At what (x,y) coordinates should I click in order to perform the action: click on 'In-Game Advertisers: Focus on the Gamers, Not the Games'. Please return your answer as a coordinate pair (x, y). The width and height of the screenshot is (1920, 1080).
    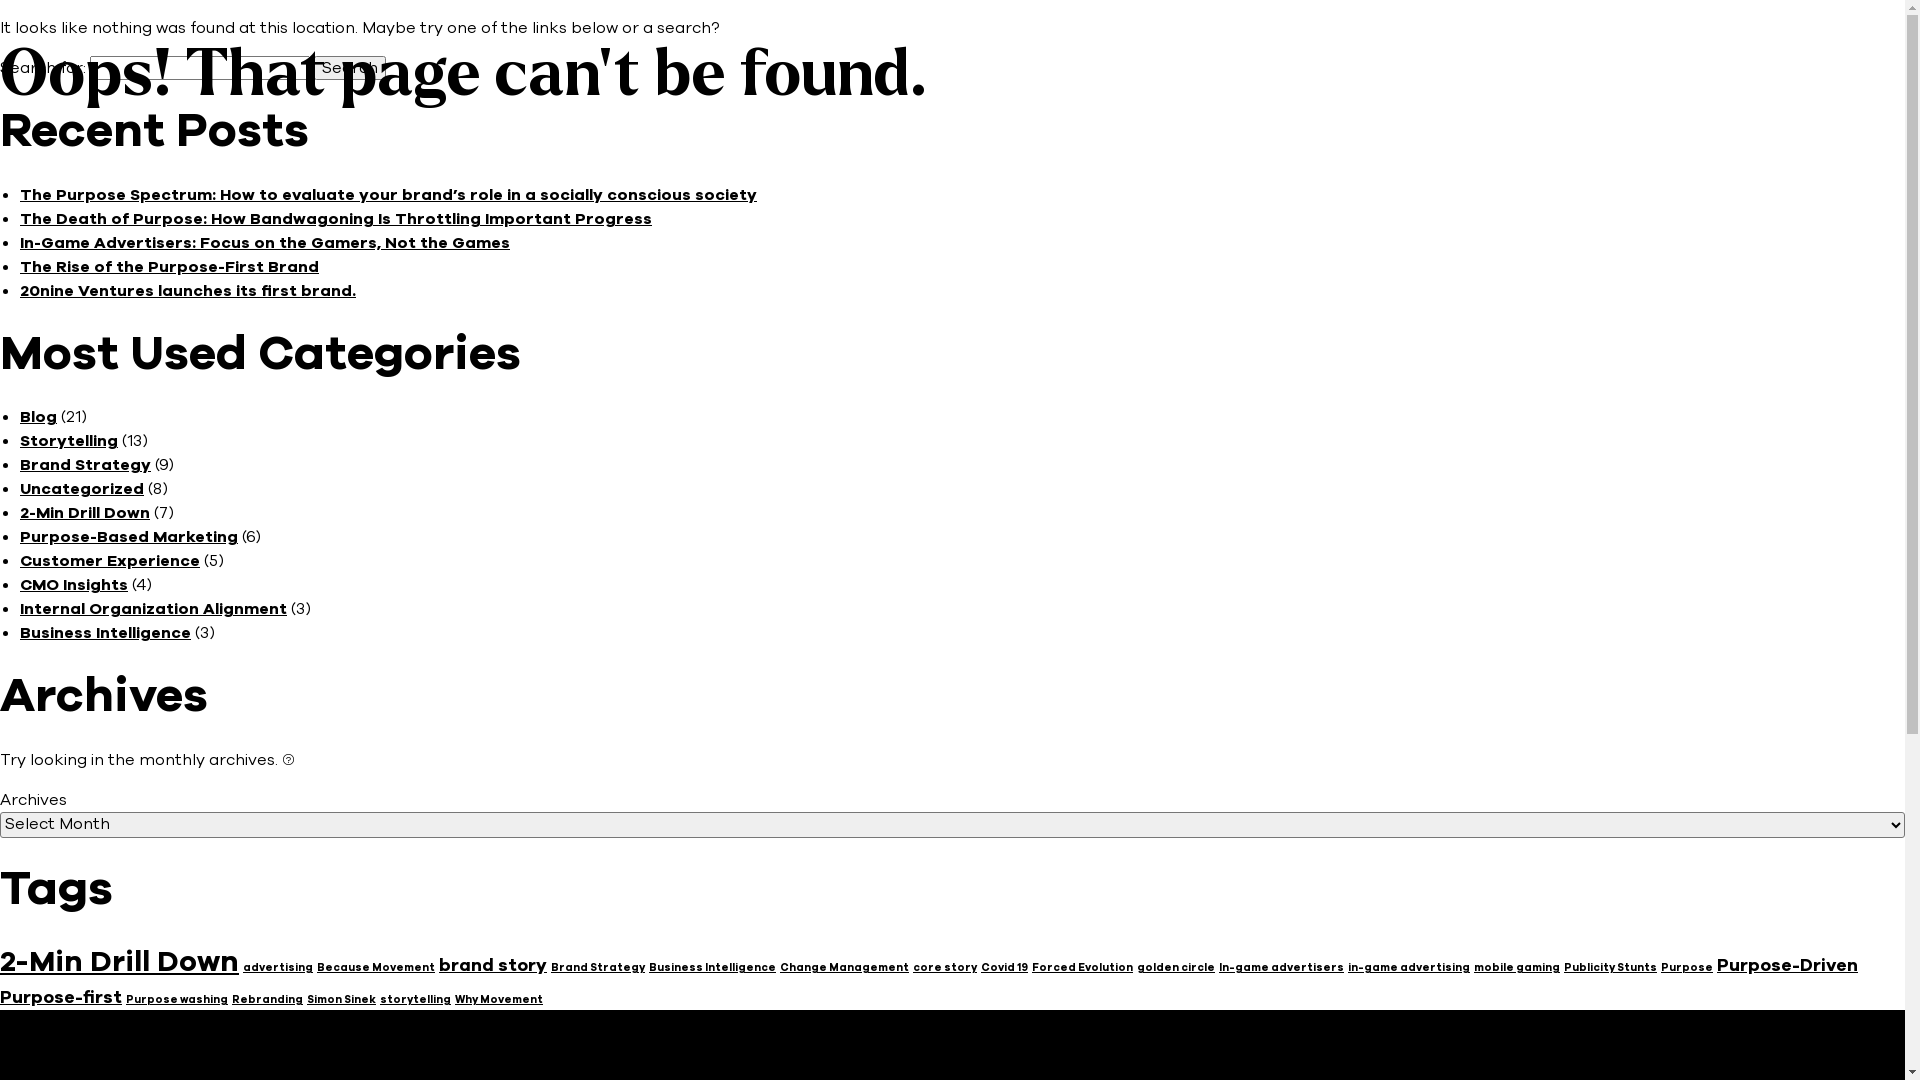
    Looking at the image, I should click on (263, 242).